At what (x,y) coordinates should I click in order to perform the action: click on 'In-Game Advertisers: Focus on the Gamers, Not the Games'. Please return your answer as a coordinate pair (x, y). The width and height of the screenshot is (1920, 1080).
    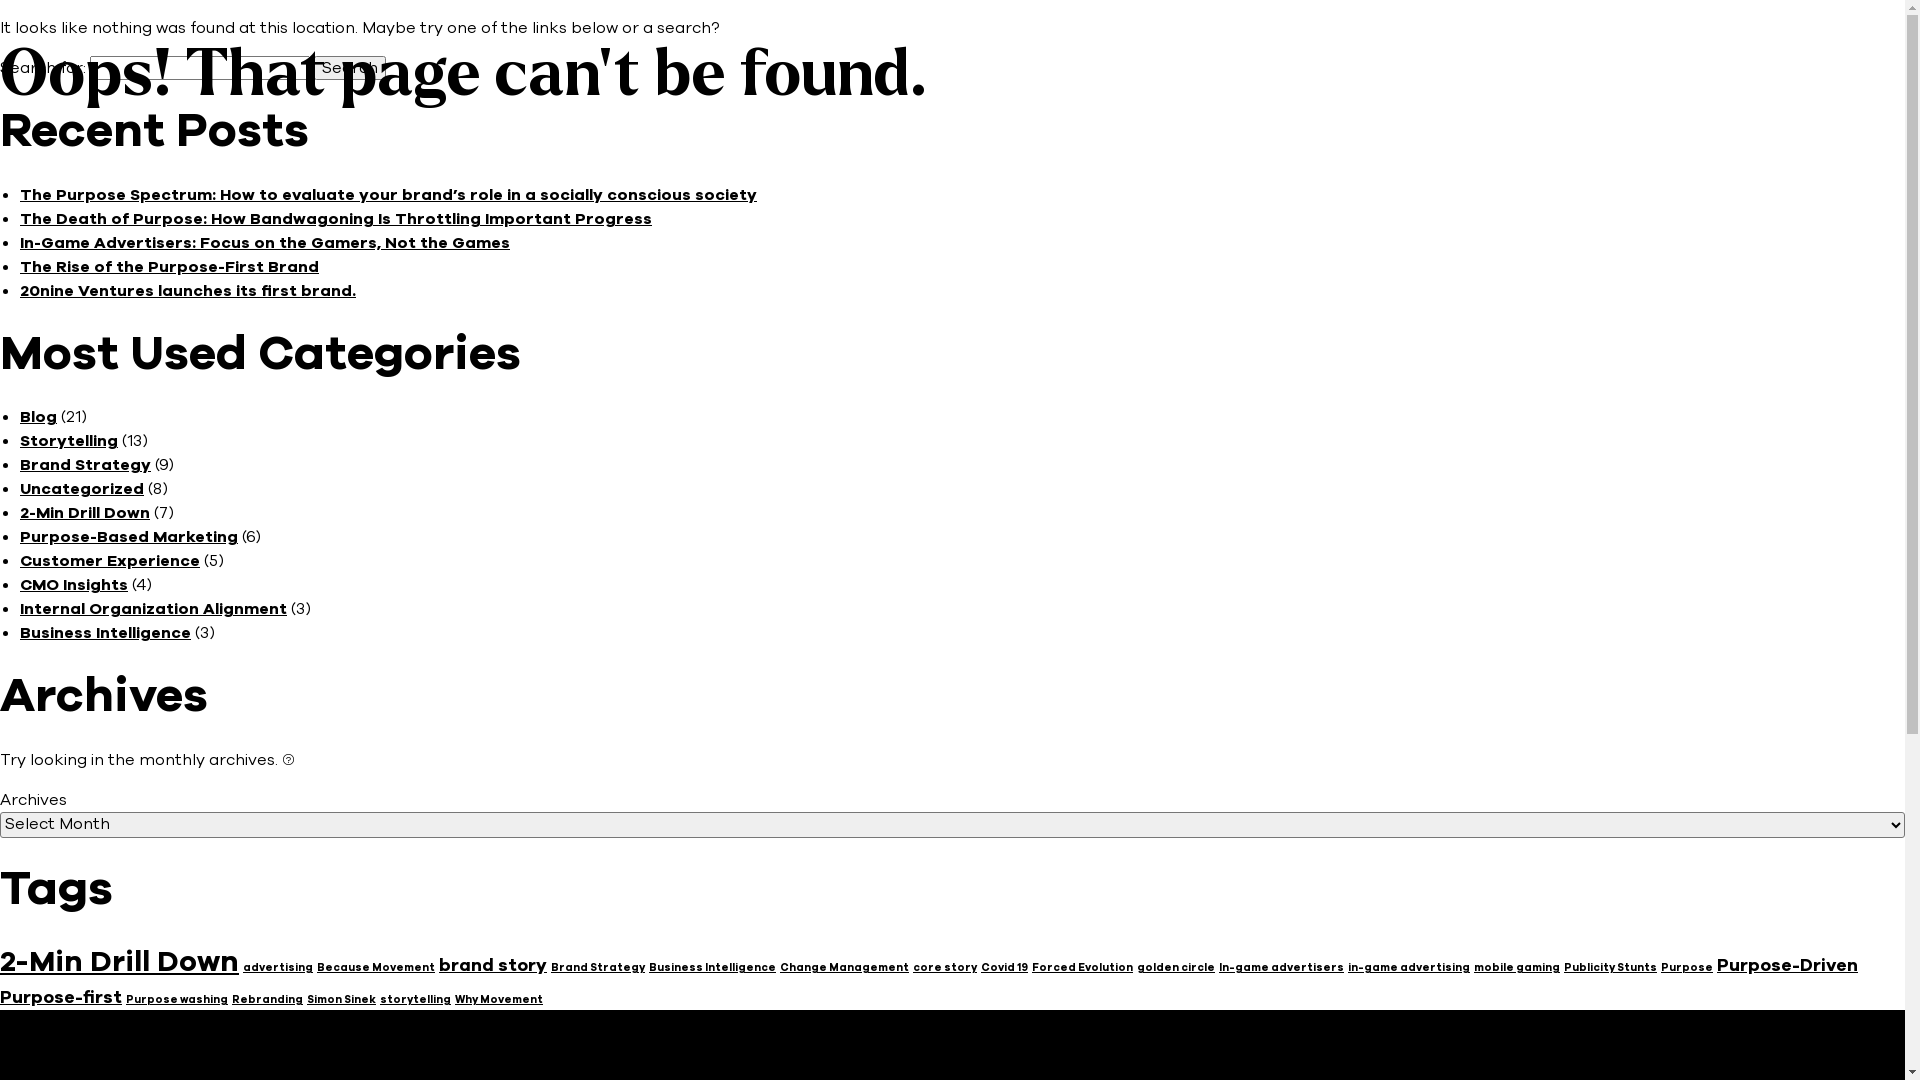
    Looking at the image, I should click on (263, 242).